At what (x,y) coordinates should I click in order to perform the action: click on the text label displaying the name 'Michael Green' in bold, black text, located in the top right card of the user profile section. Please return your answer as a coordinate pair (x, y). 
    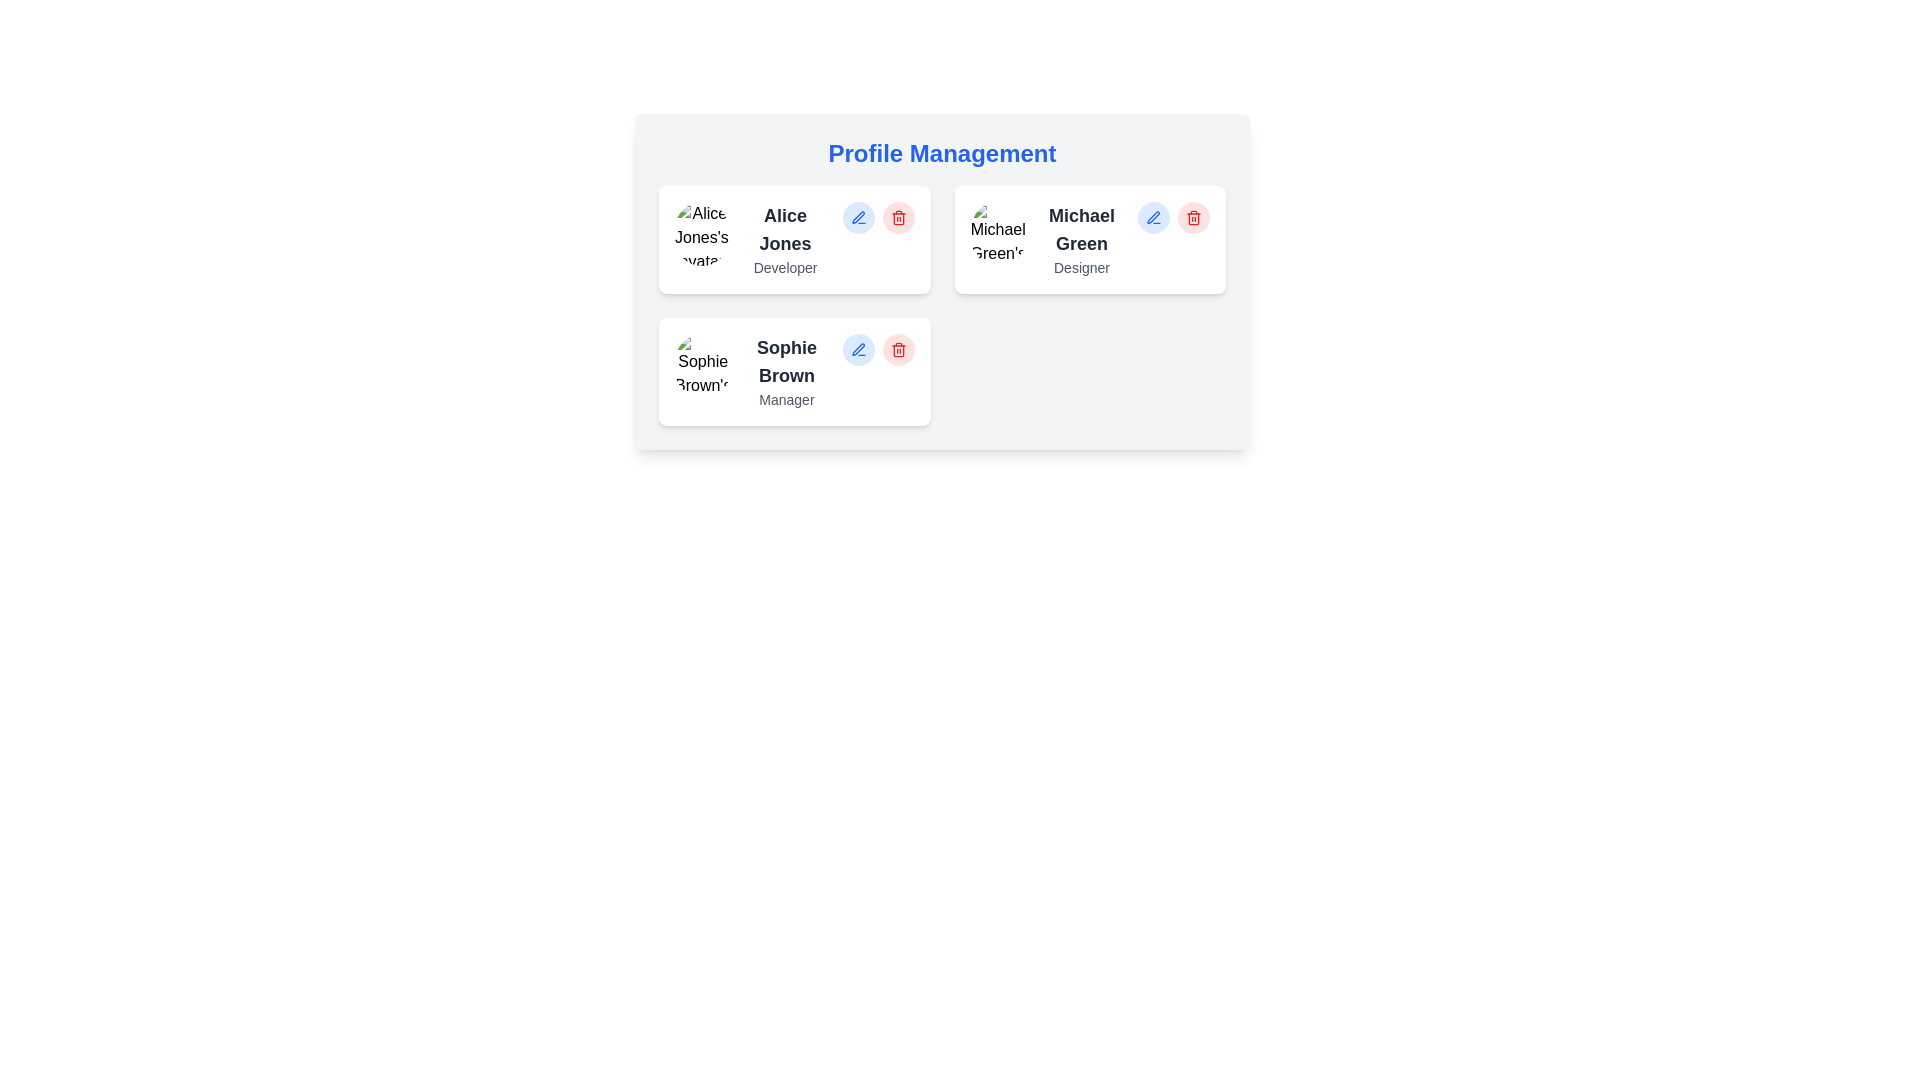
    Looking at the image, I should click on (1081, 229).